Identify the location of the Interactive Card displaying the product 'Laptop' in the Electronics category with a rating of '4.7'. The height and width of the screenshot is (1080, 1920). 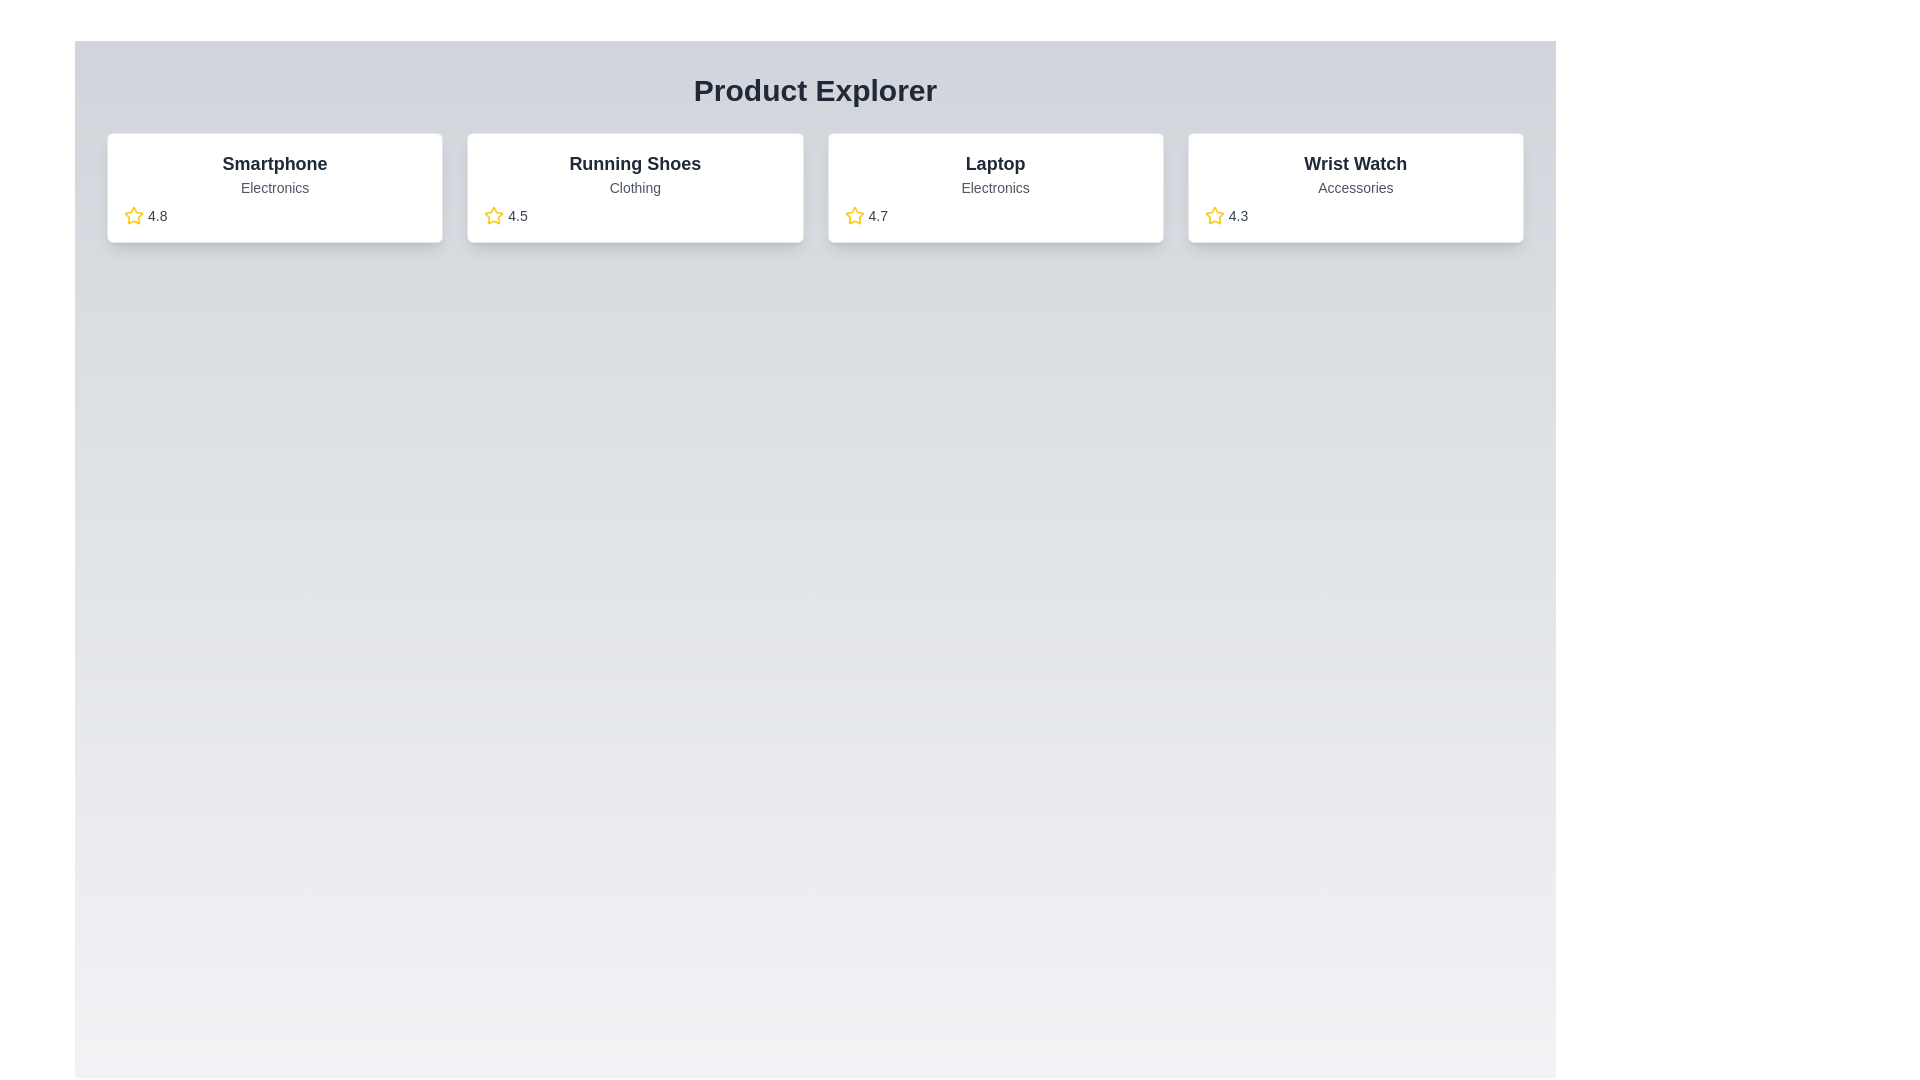
(995, 188).